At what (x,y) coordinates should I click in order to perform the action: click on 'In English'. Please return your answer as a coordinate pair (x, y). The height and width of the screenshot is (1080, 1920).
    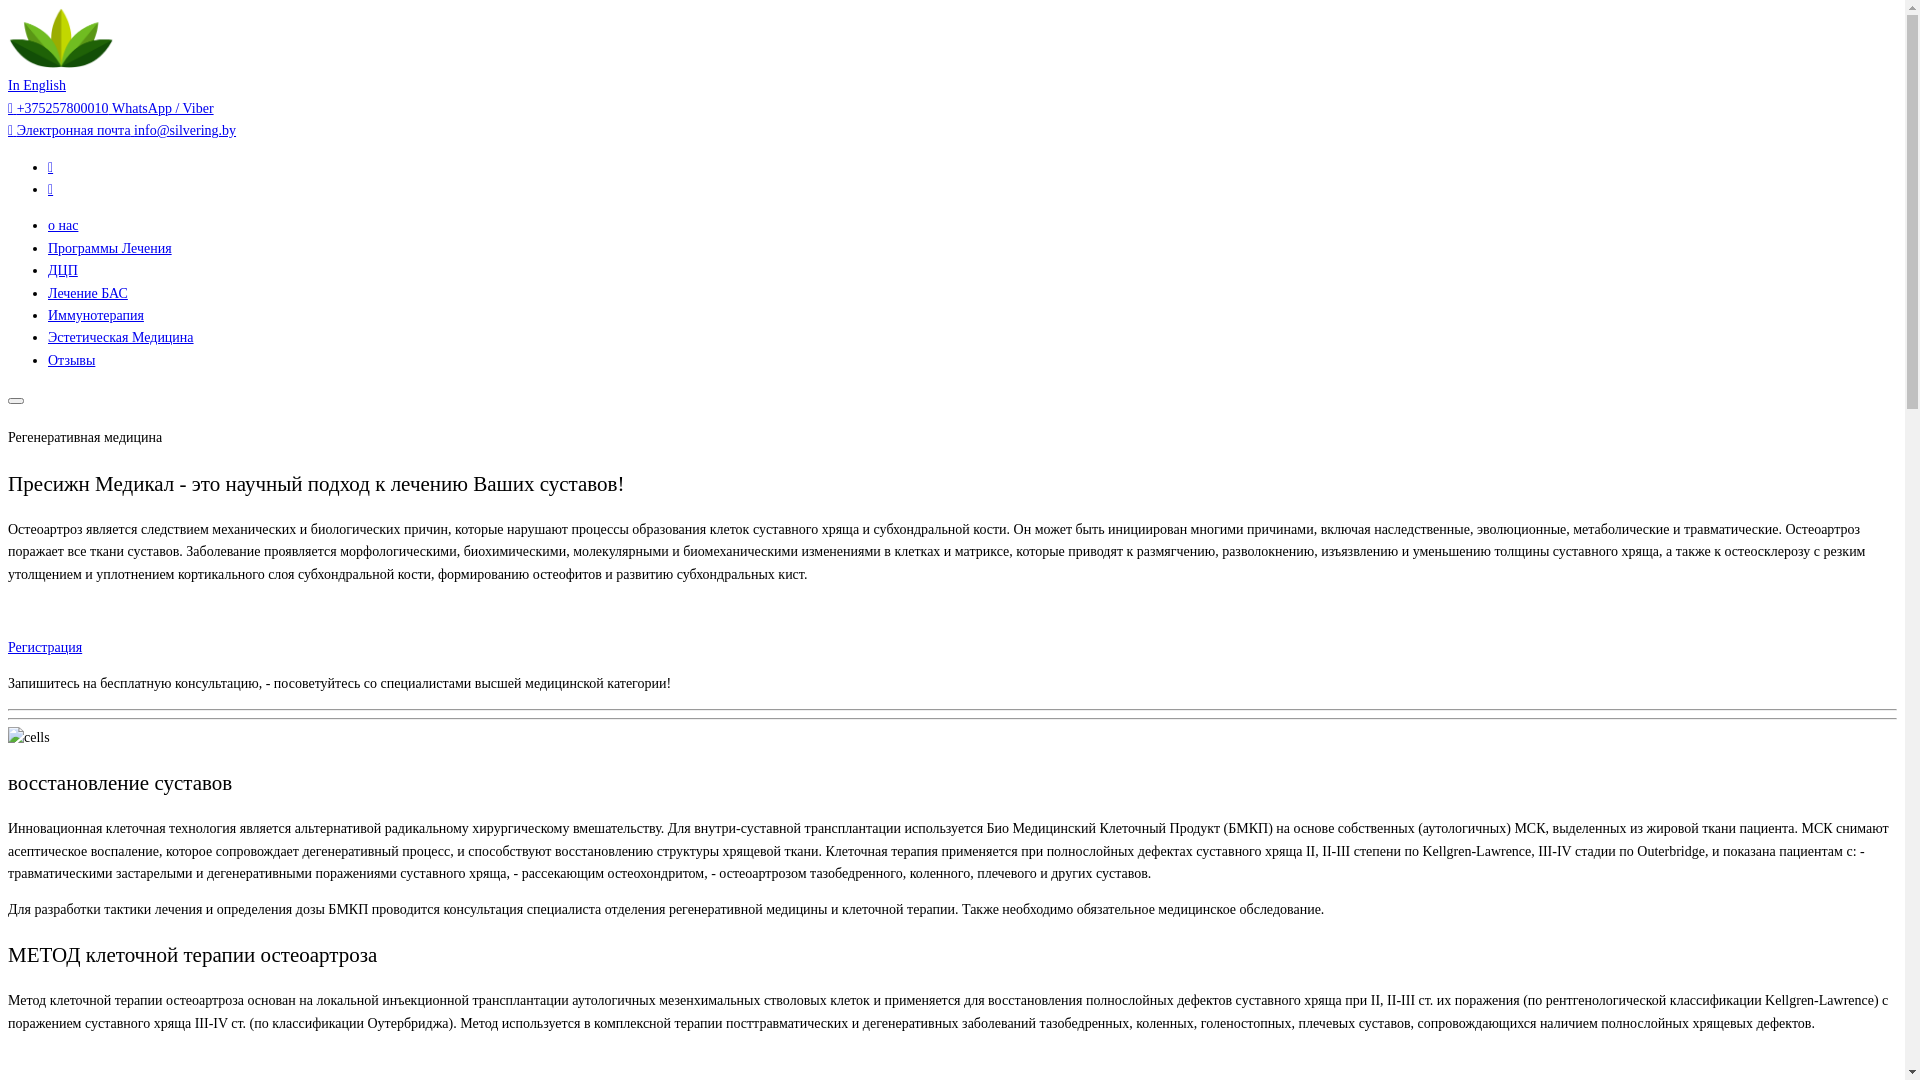
    Looking at the image, I should click on (37, 84).